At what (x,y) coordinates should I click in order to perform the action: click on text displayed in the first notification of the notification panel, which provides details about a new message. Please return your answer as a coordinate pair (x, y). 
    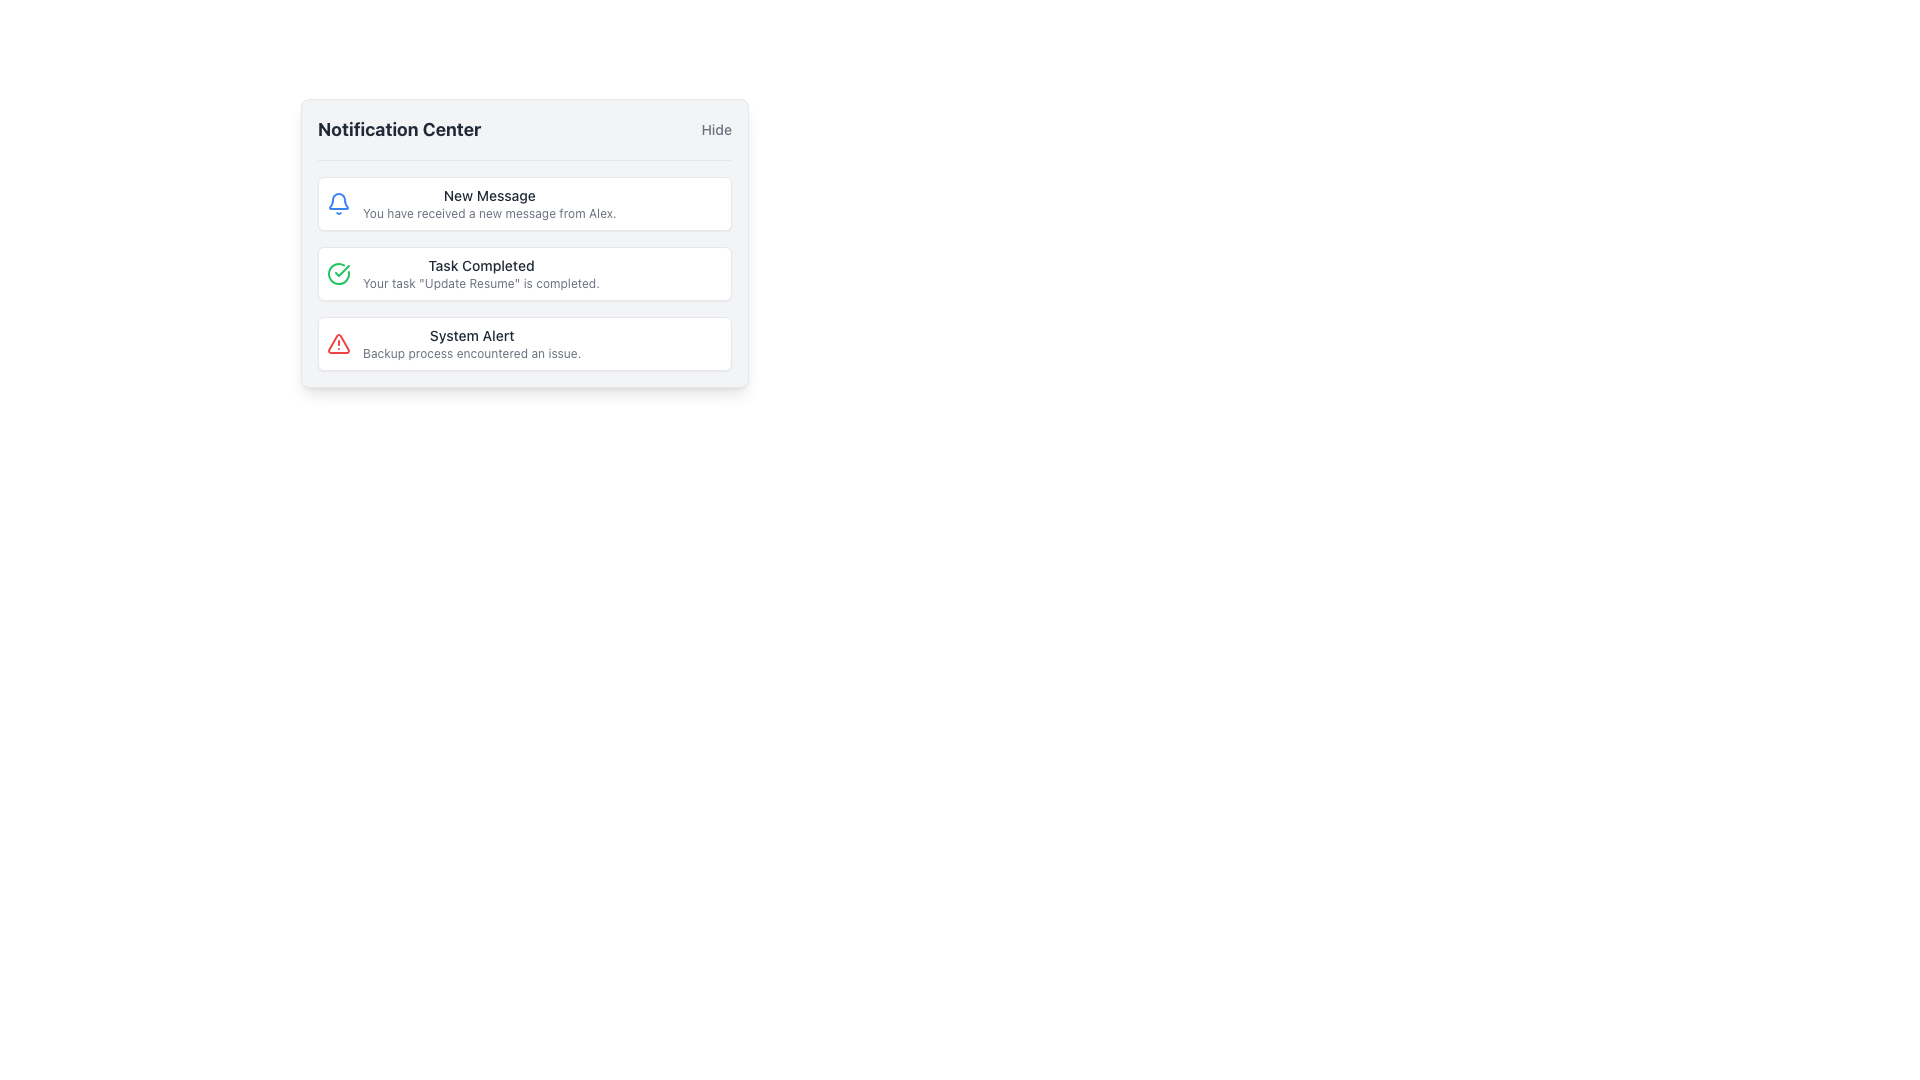
    Looking at the image, I should click on (489, 204).